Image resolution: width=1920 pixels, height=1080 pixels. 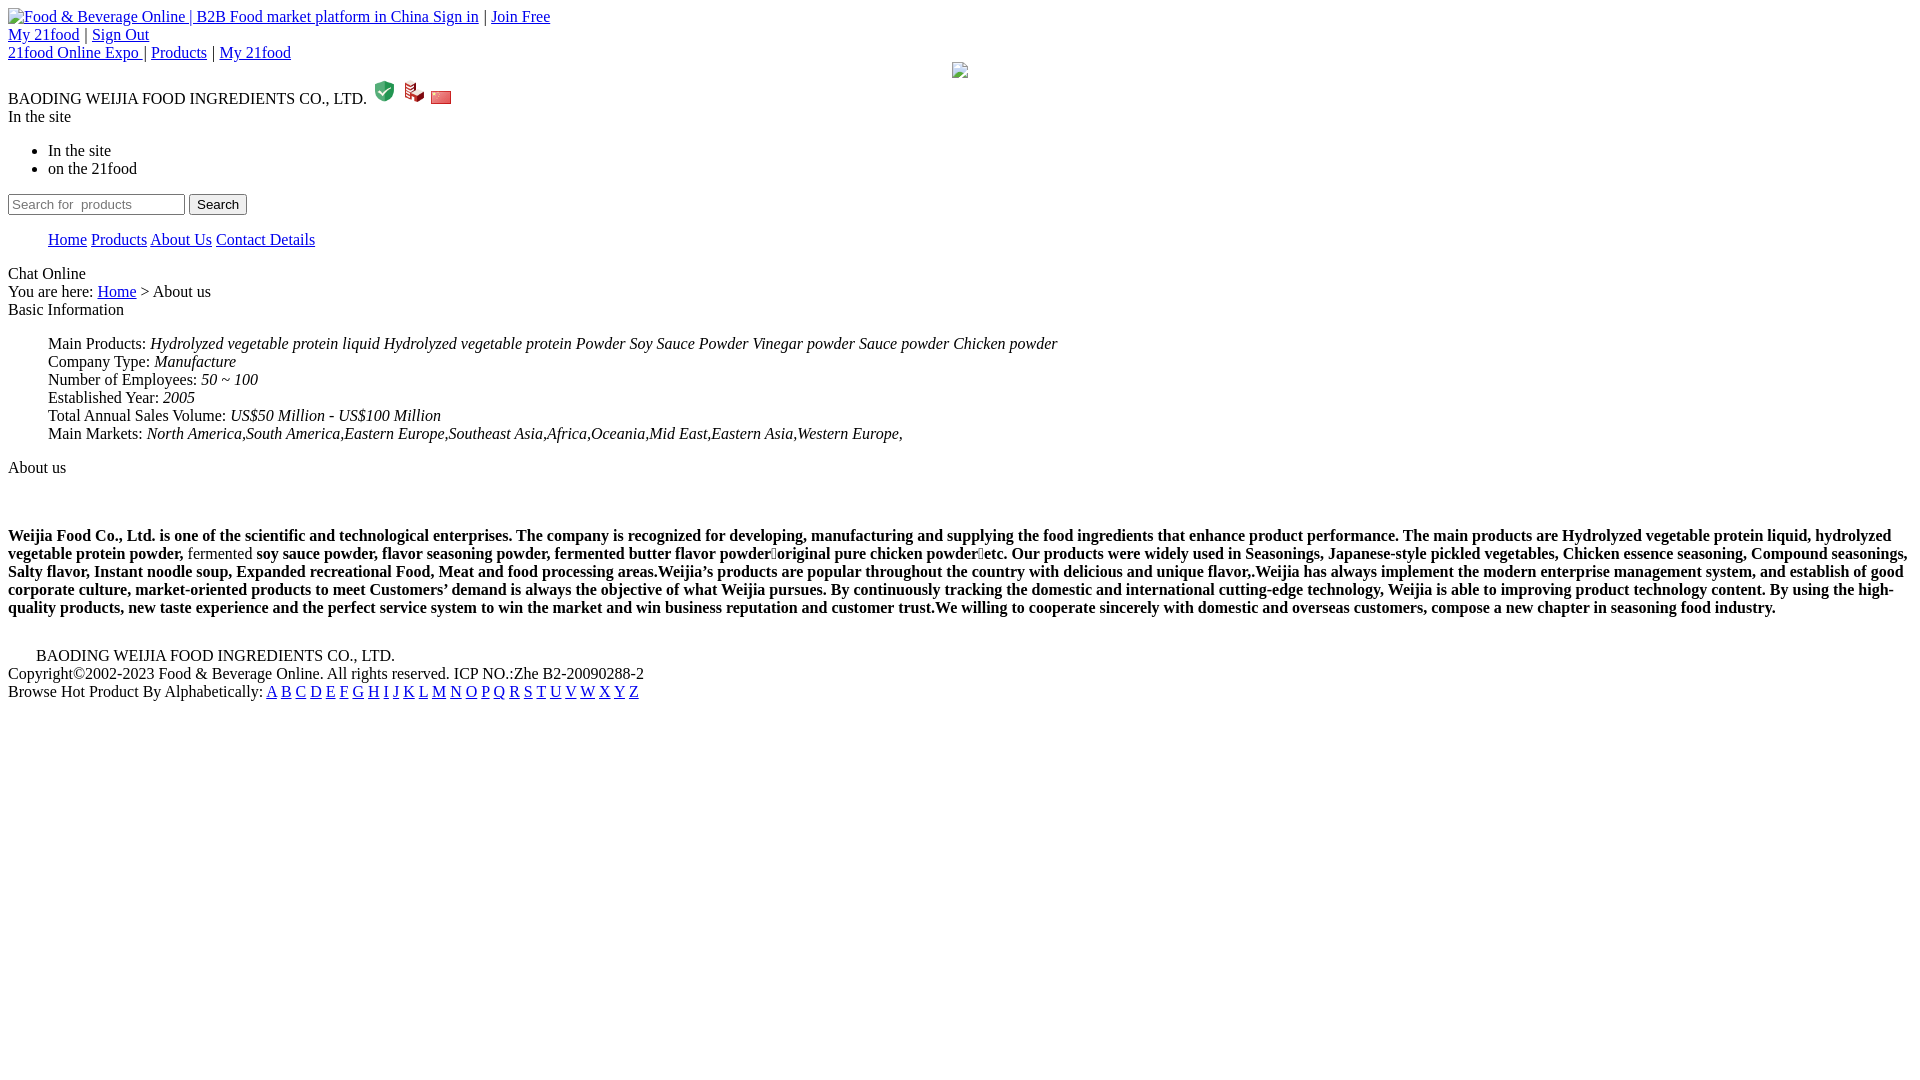 I want to click on 'F', so click(x=344, y=690).